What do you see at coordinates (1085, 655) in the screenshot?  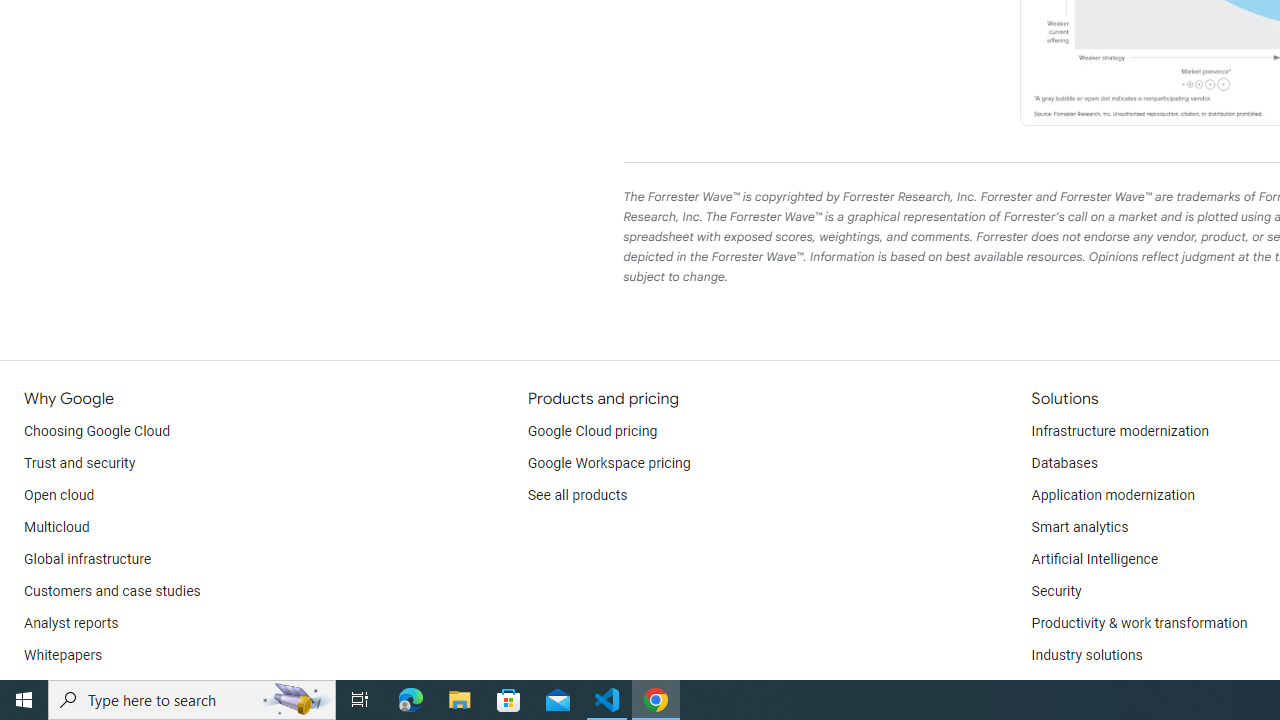 I see `'Industry solutions'` at bounding box center [1085, 655].